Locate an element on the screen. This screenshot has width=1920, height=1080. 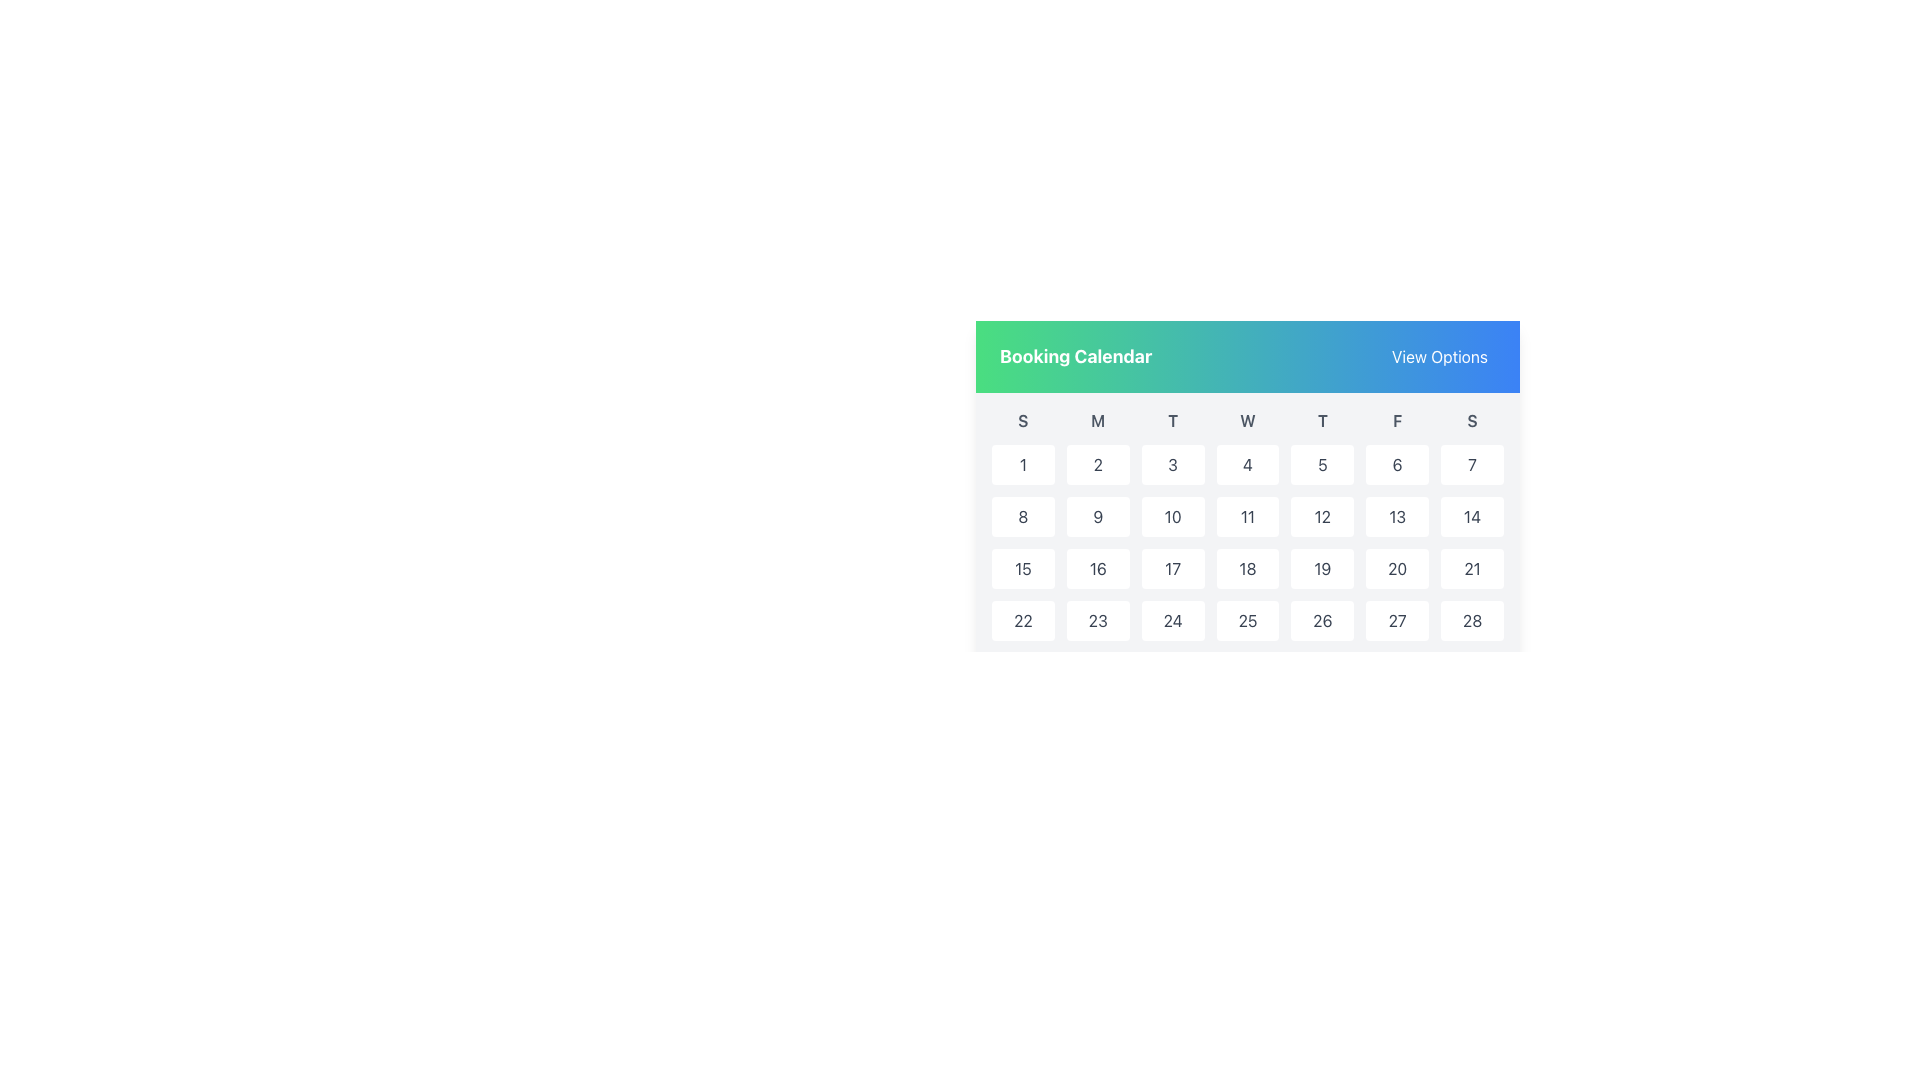
the label representing the 23rd day in the calendar interface is located at coordinates (1097, 620).